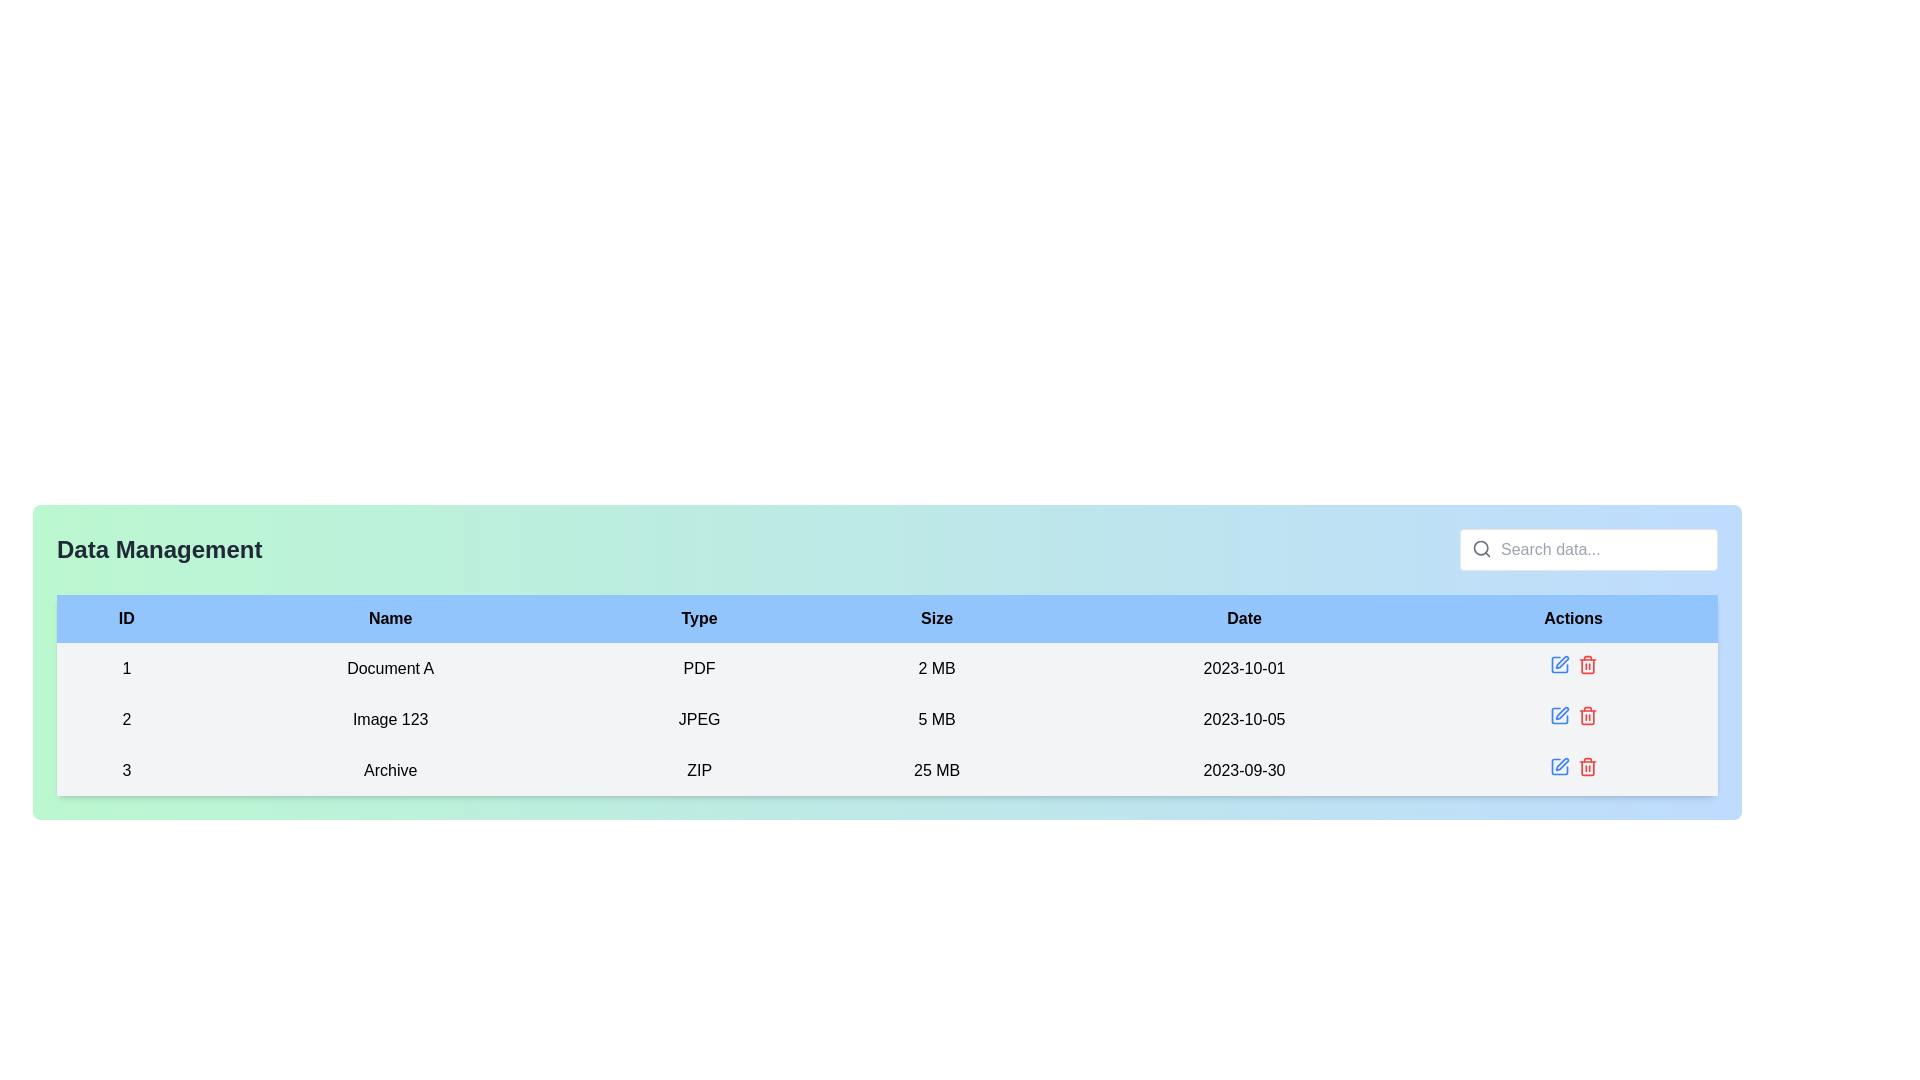 The image size is (1920, 1080). What do you see at coordinates (1572, 668) in the screenshot?
I see `the action buttons in the 'Actions' column of the first row of the data table, which contains the edit and delete icons, located next to the date '2023-10-01'` at bounding box center [1572, 668].